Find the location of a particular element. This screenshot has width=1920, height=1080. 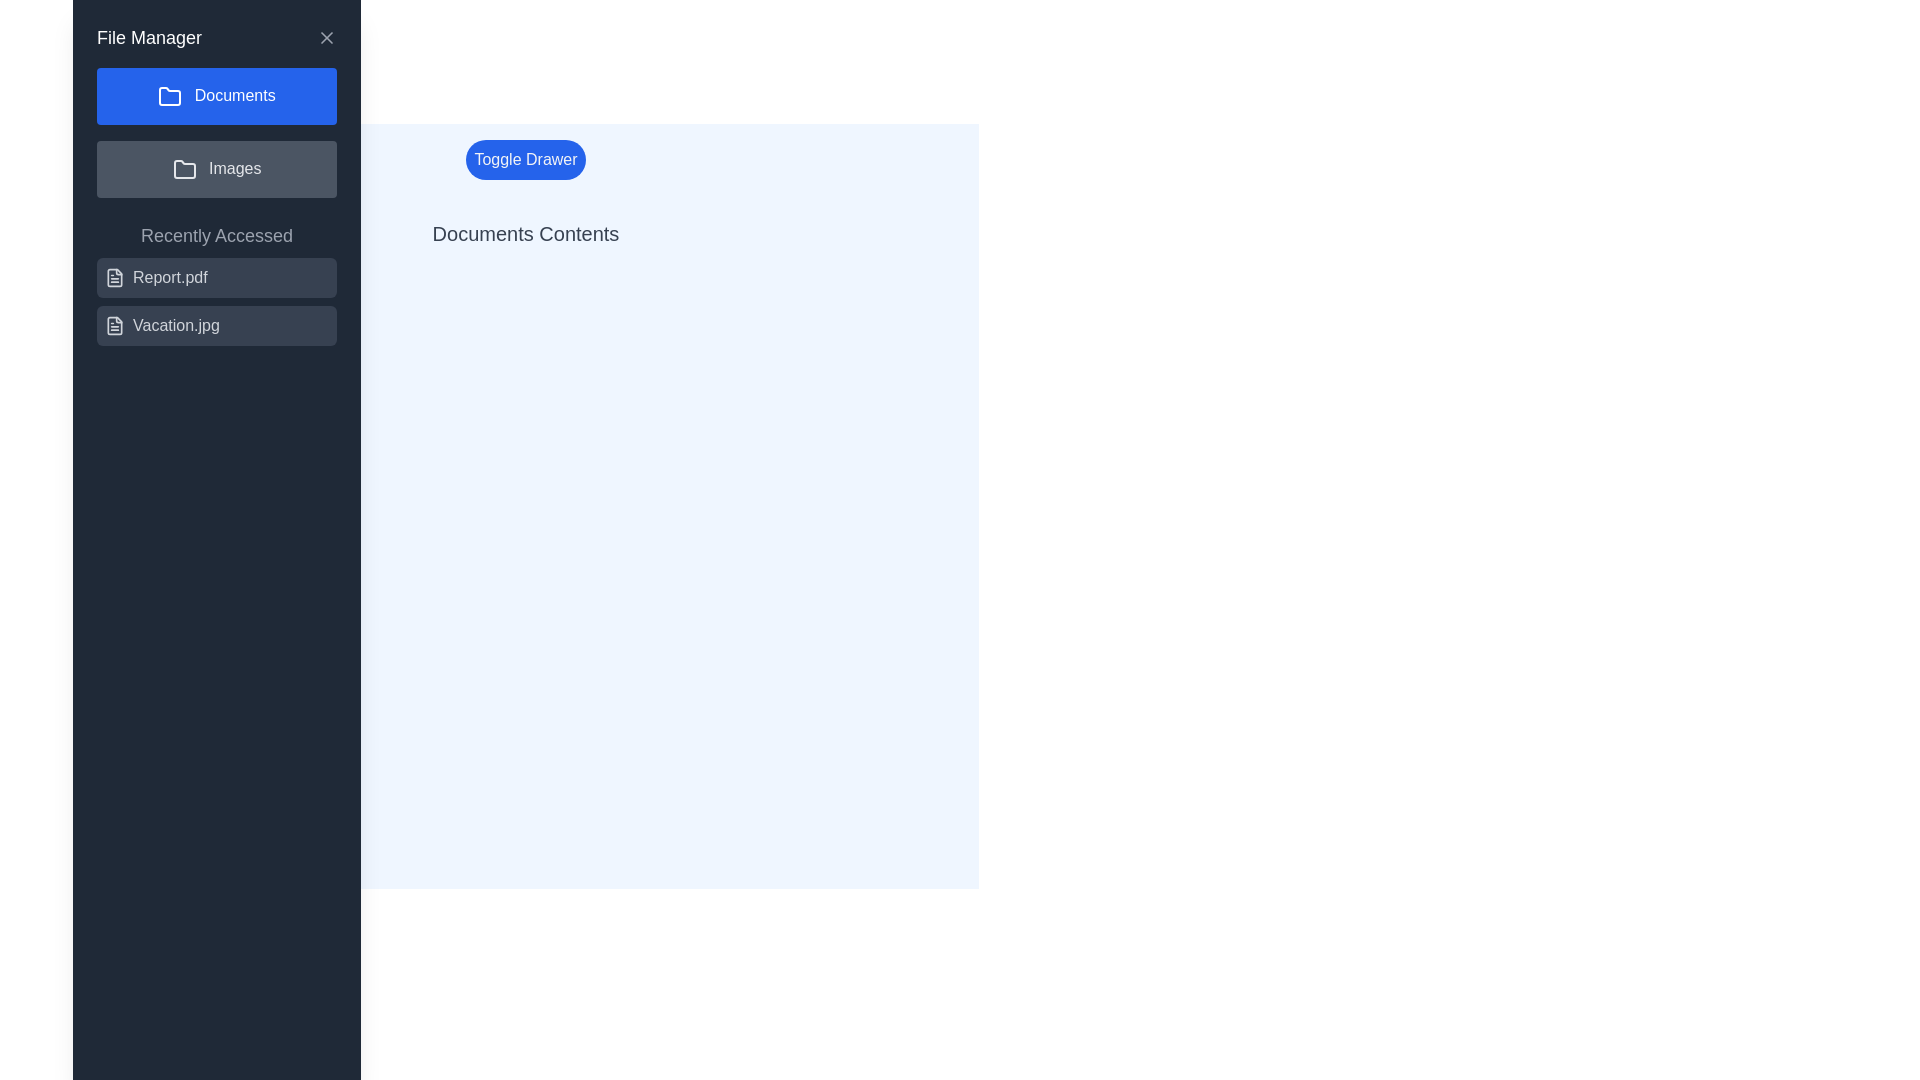

the close button located in the top-right corner of the 'File Manager' bar is located at coordinates (326, 38).